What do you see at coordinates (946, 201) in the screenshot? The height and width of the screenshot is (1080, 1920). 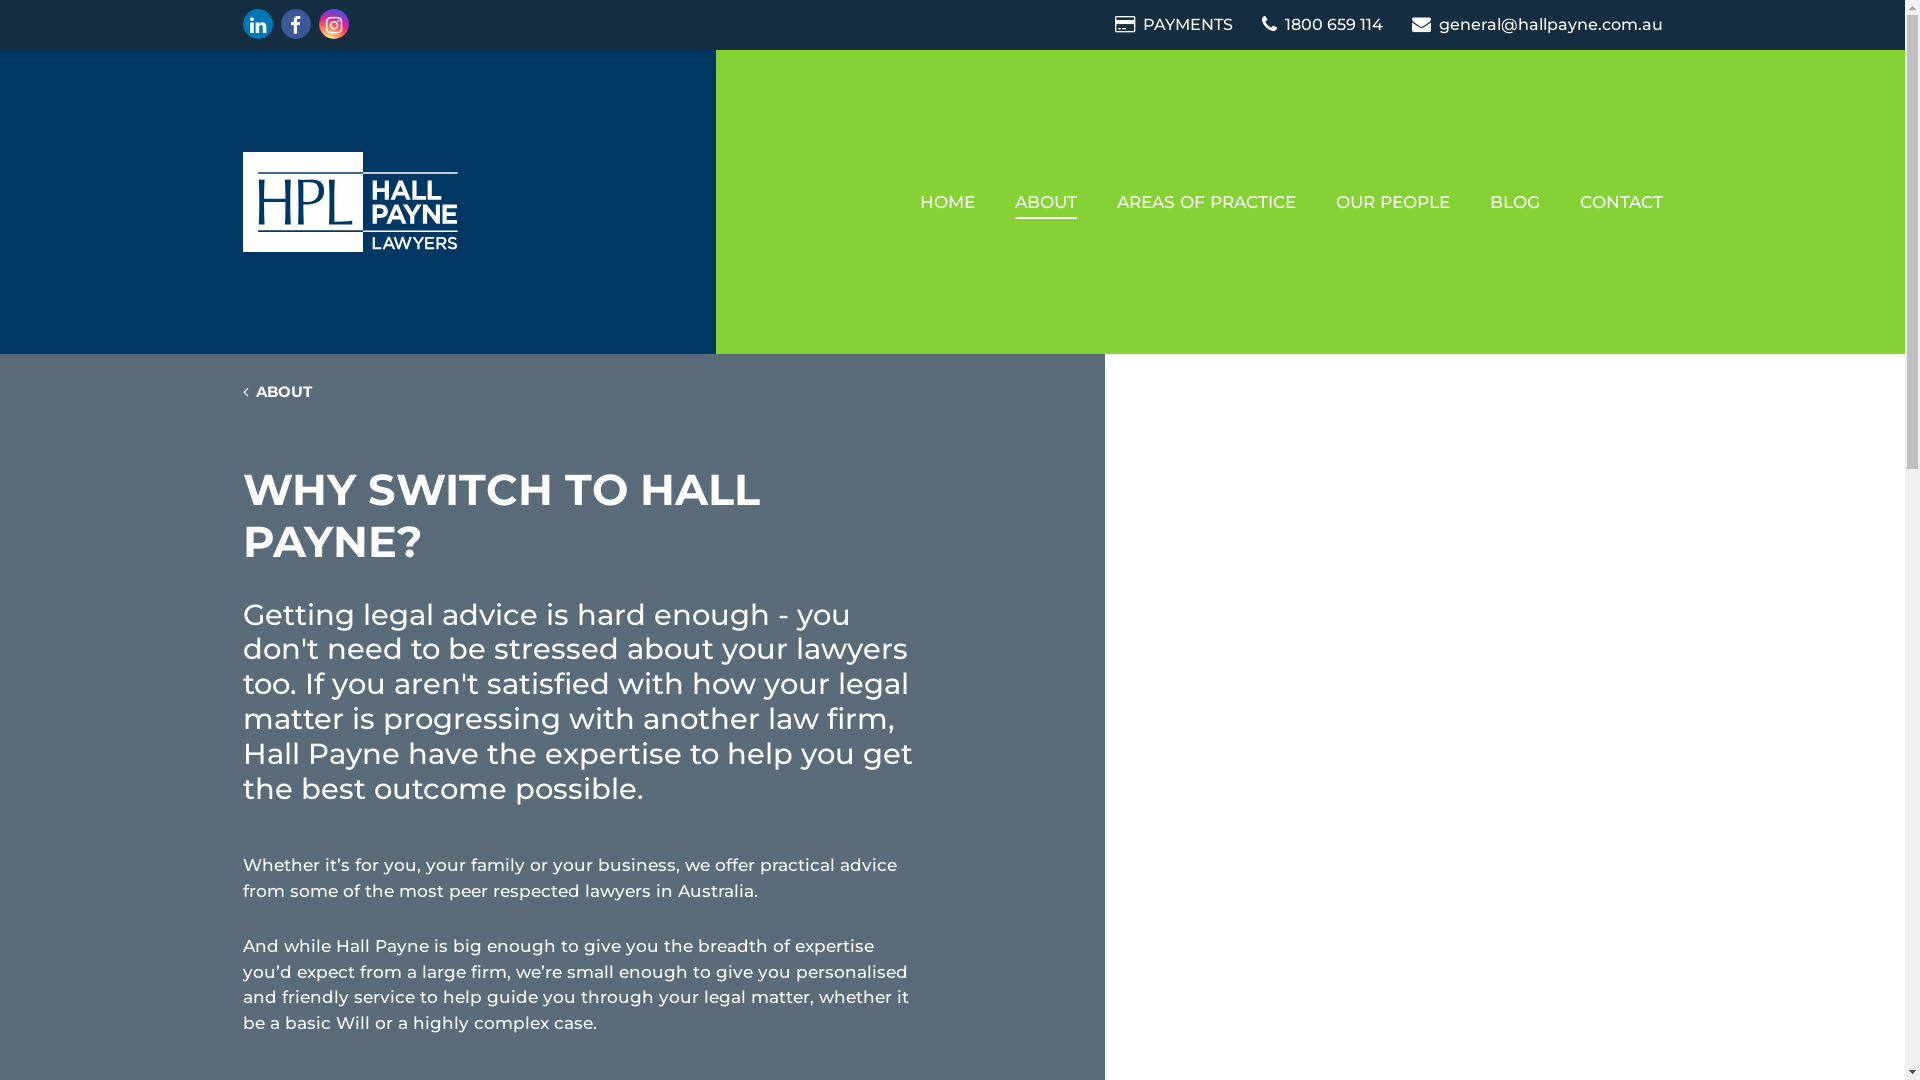 I see `'HOME'` at bounding box center [946, 201].